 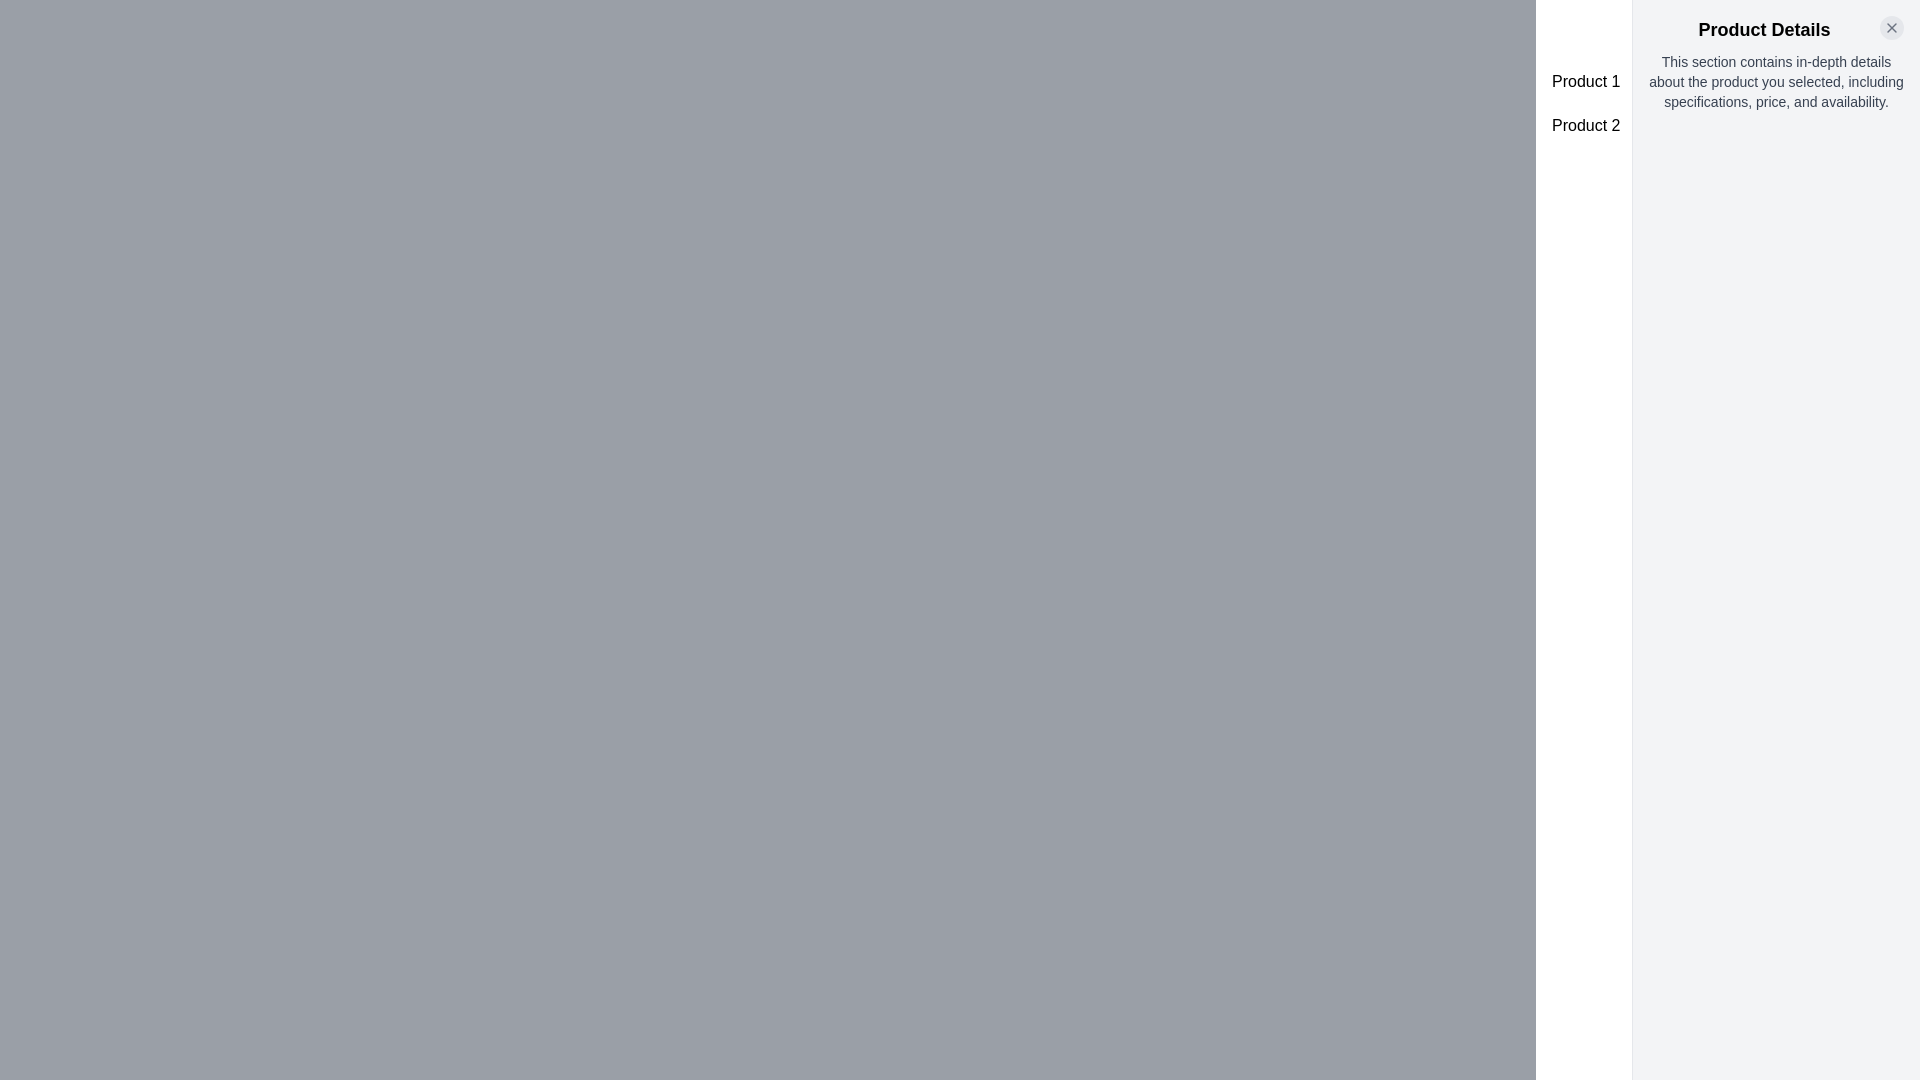 What do you see at coordinates (1727, 30) in the screenshot?
I see `the 'Product List' text header for accessibility purposes by moving the cursor to its center point` at bounding box center [1727, 30].